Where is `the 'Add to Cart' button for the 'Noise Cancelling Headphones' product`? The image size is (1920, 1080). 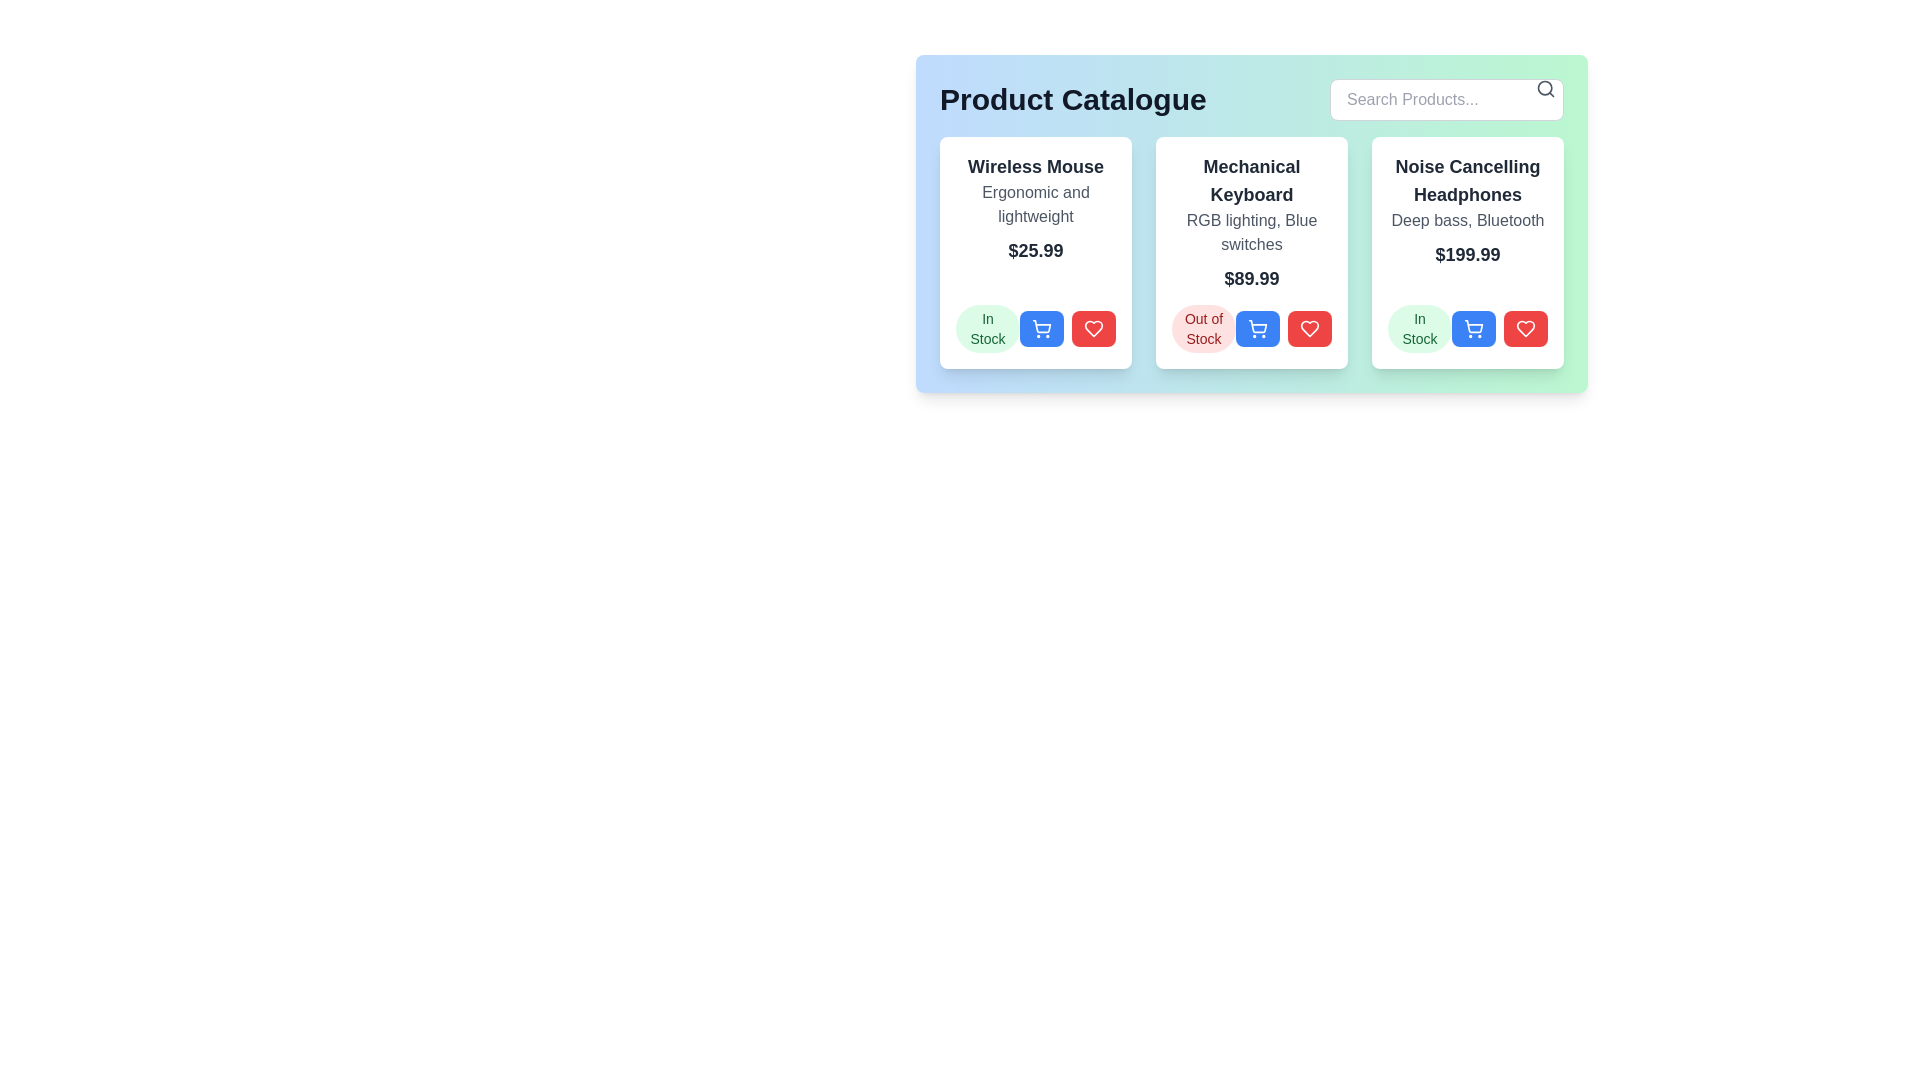 the 'Add to Cart' button for the 'Noise Cancelling Headphones' product is located at coordinates (1473, 327).